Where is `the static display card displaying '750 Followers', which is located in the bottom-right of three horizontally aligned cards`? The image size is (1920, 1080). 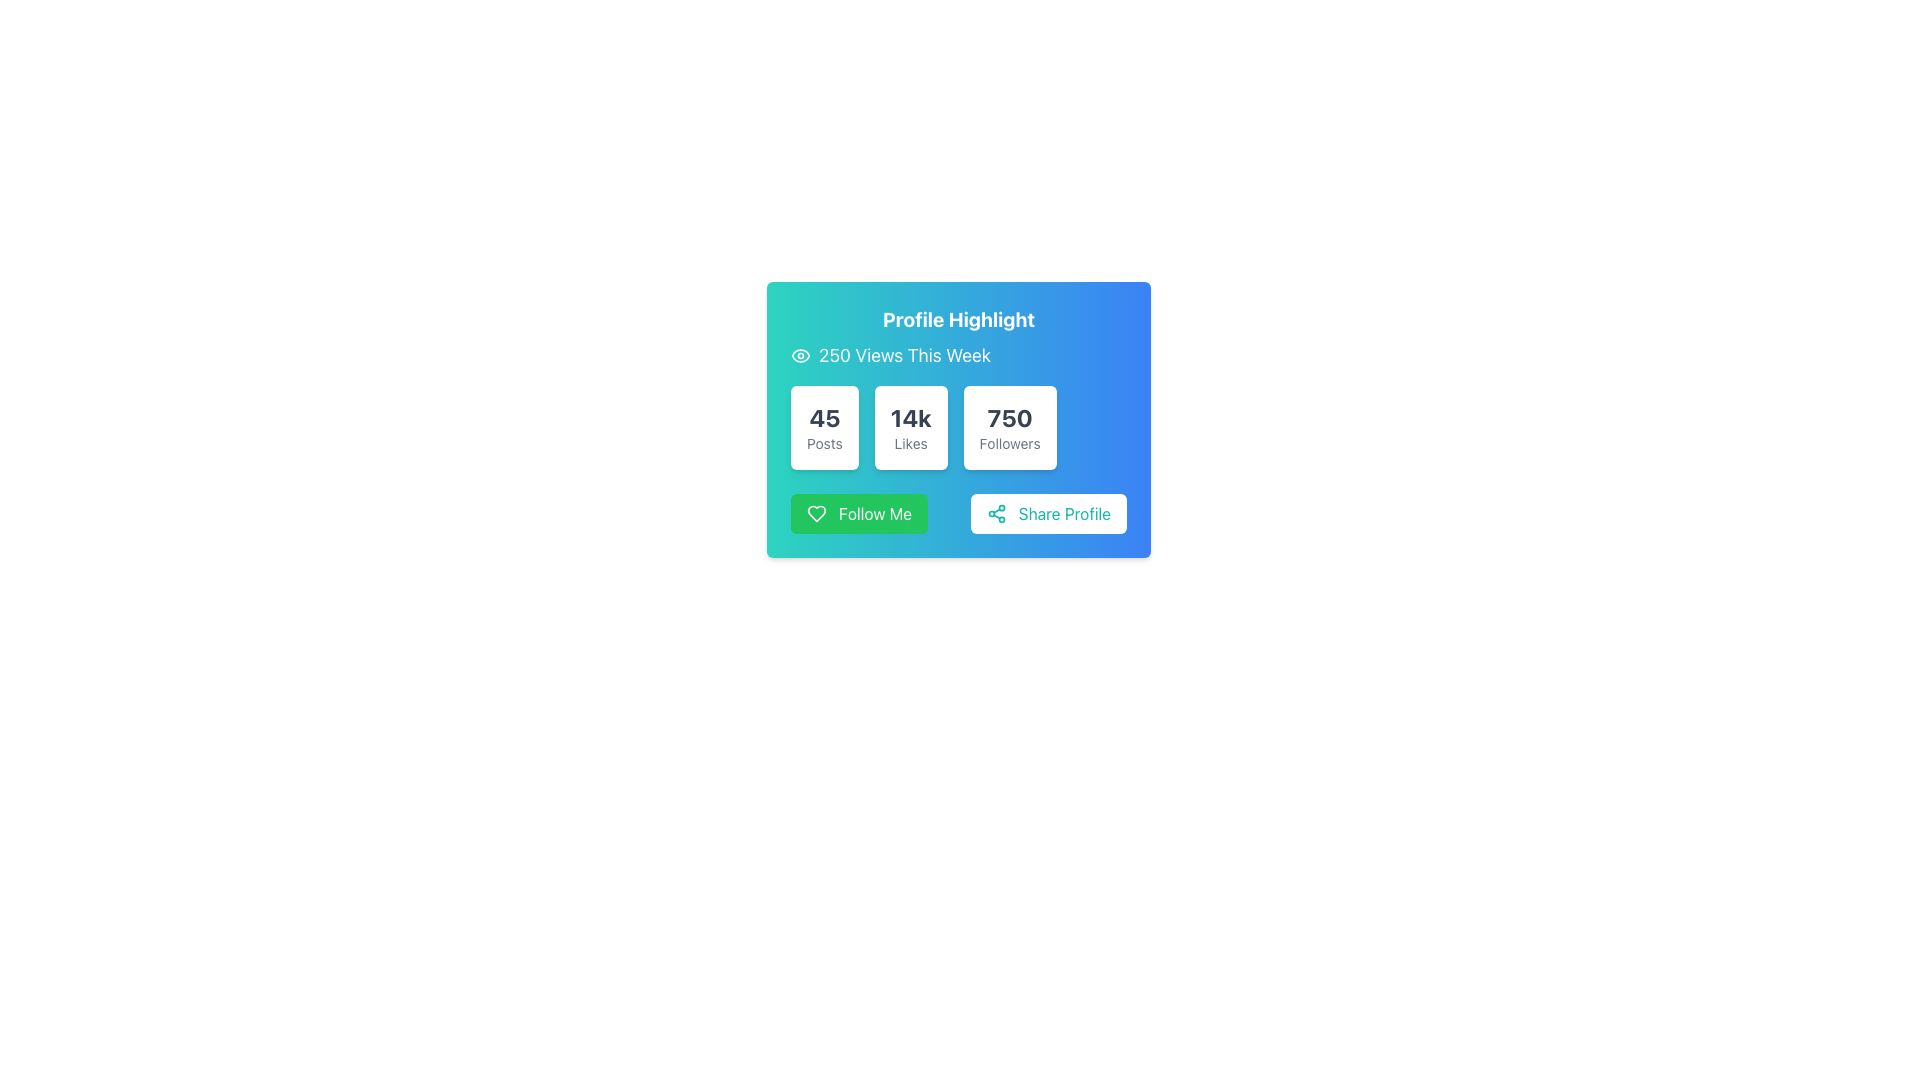 the static display card displaying '750 Followers', which is located in the bottom-right of three horizontally aligned cards is located at coordinates (1010, 427).